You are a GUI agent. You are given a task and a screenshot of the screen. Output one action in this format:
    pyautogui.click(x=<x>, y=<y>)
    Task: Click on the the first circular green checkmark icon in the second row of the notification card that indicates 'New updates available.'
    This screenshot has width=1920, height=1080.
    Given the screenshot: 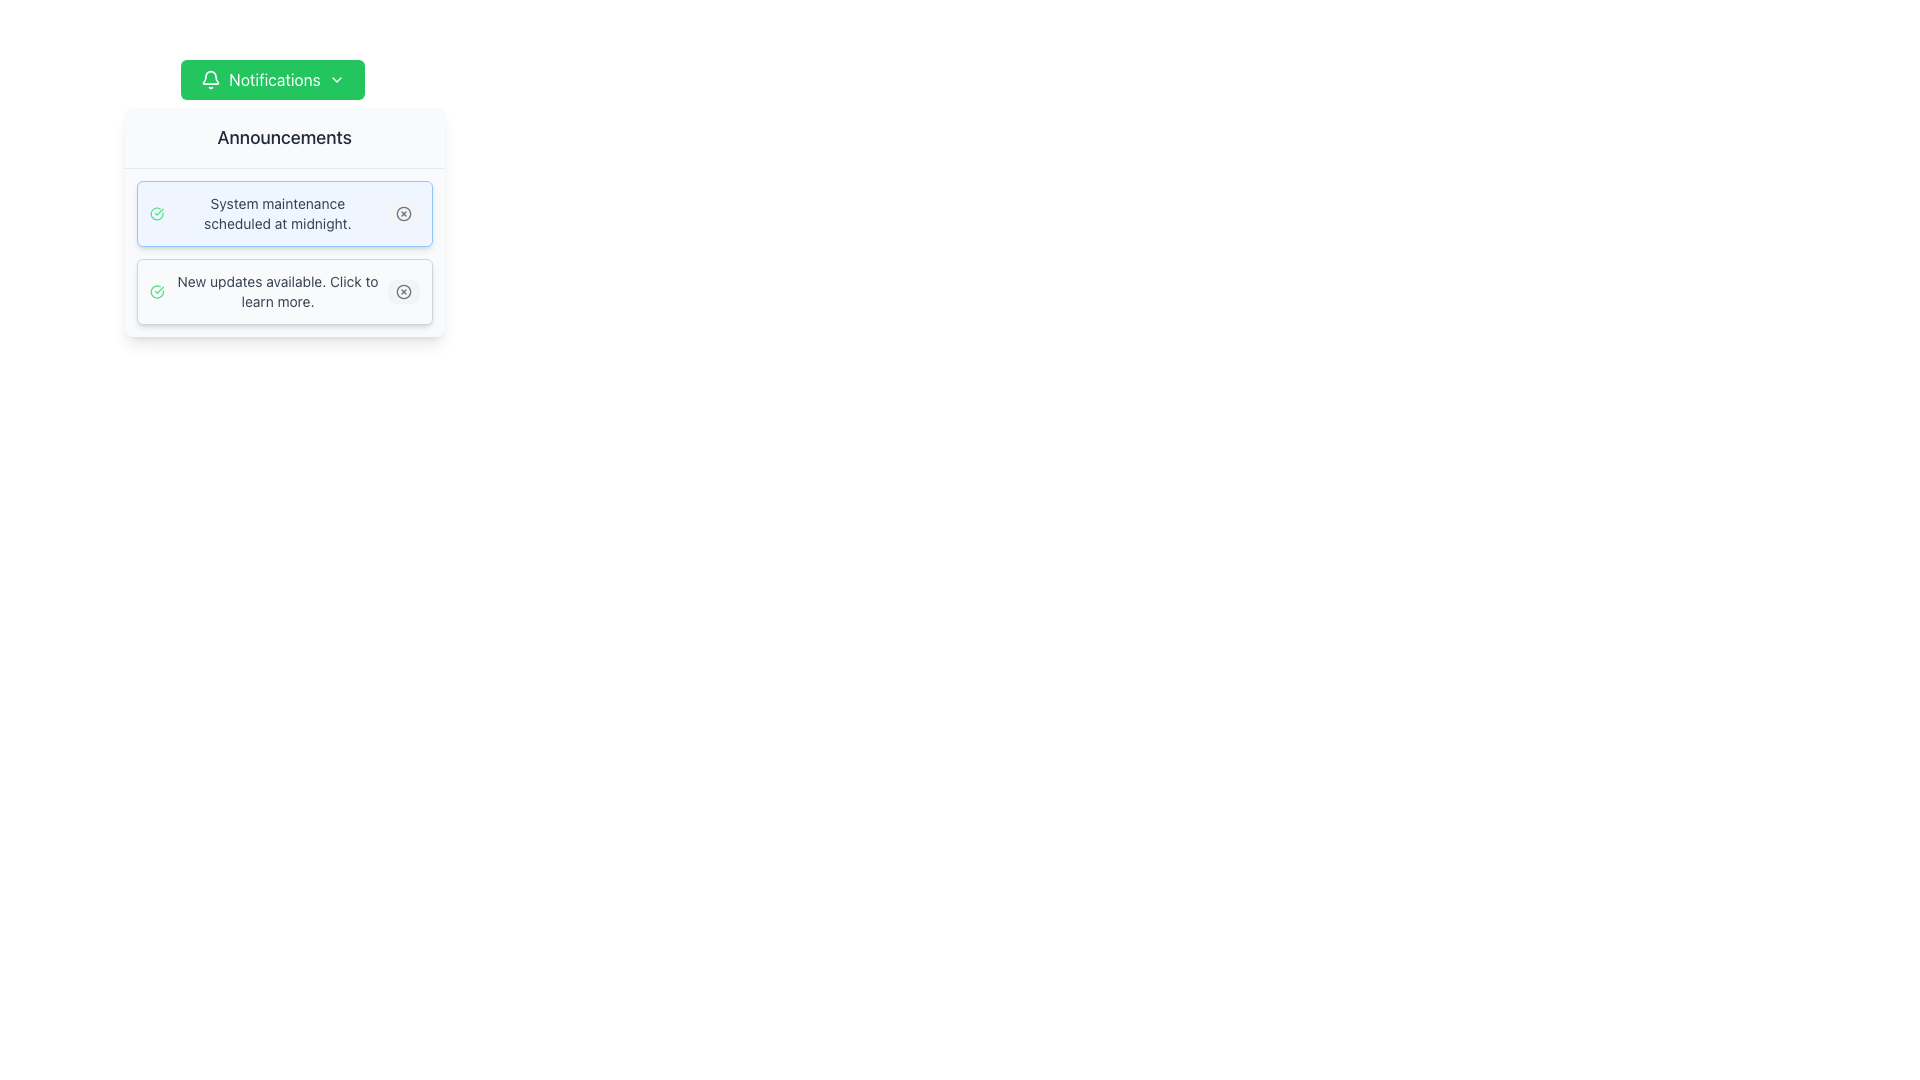 What is the action you would take?
    pyautogui.click(x=156, y=292)
    